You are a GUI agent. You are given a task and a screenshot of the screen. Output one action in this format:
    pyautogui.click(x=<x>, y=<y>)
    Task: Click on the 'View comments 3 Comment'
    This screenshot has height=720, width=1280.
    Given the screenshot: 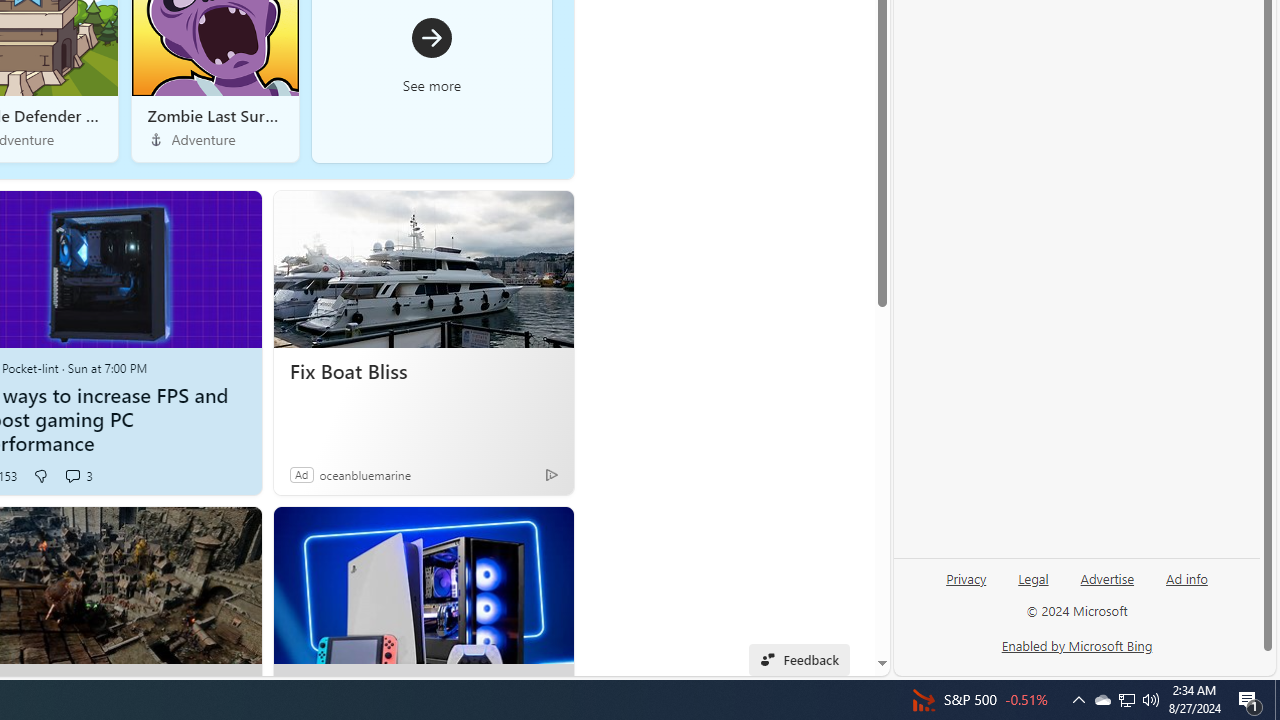 What is the action you would take?
    pyautogui.click(x=72, y=475)
    